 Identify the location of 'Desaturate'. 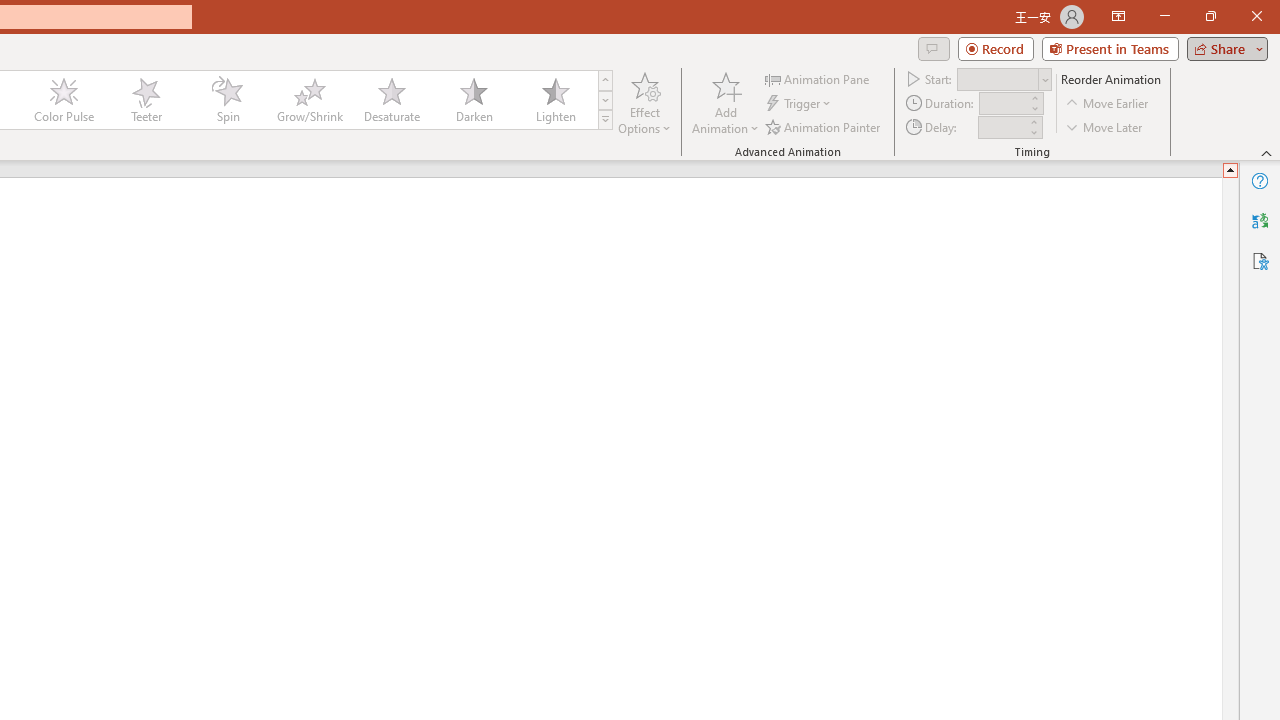
(391, 100).